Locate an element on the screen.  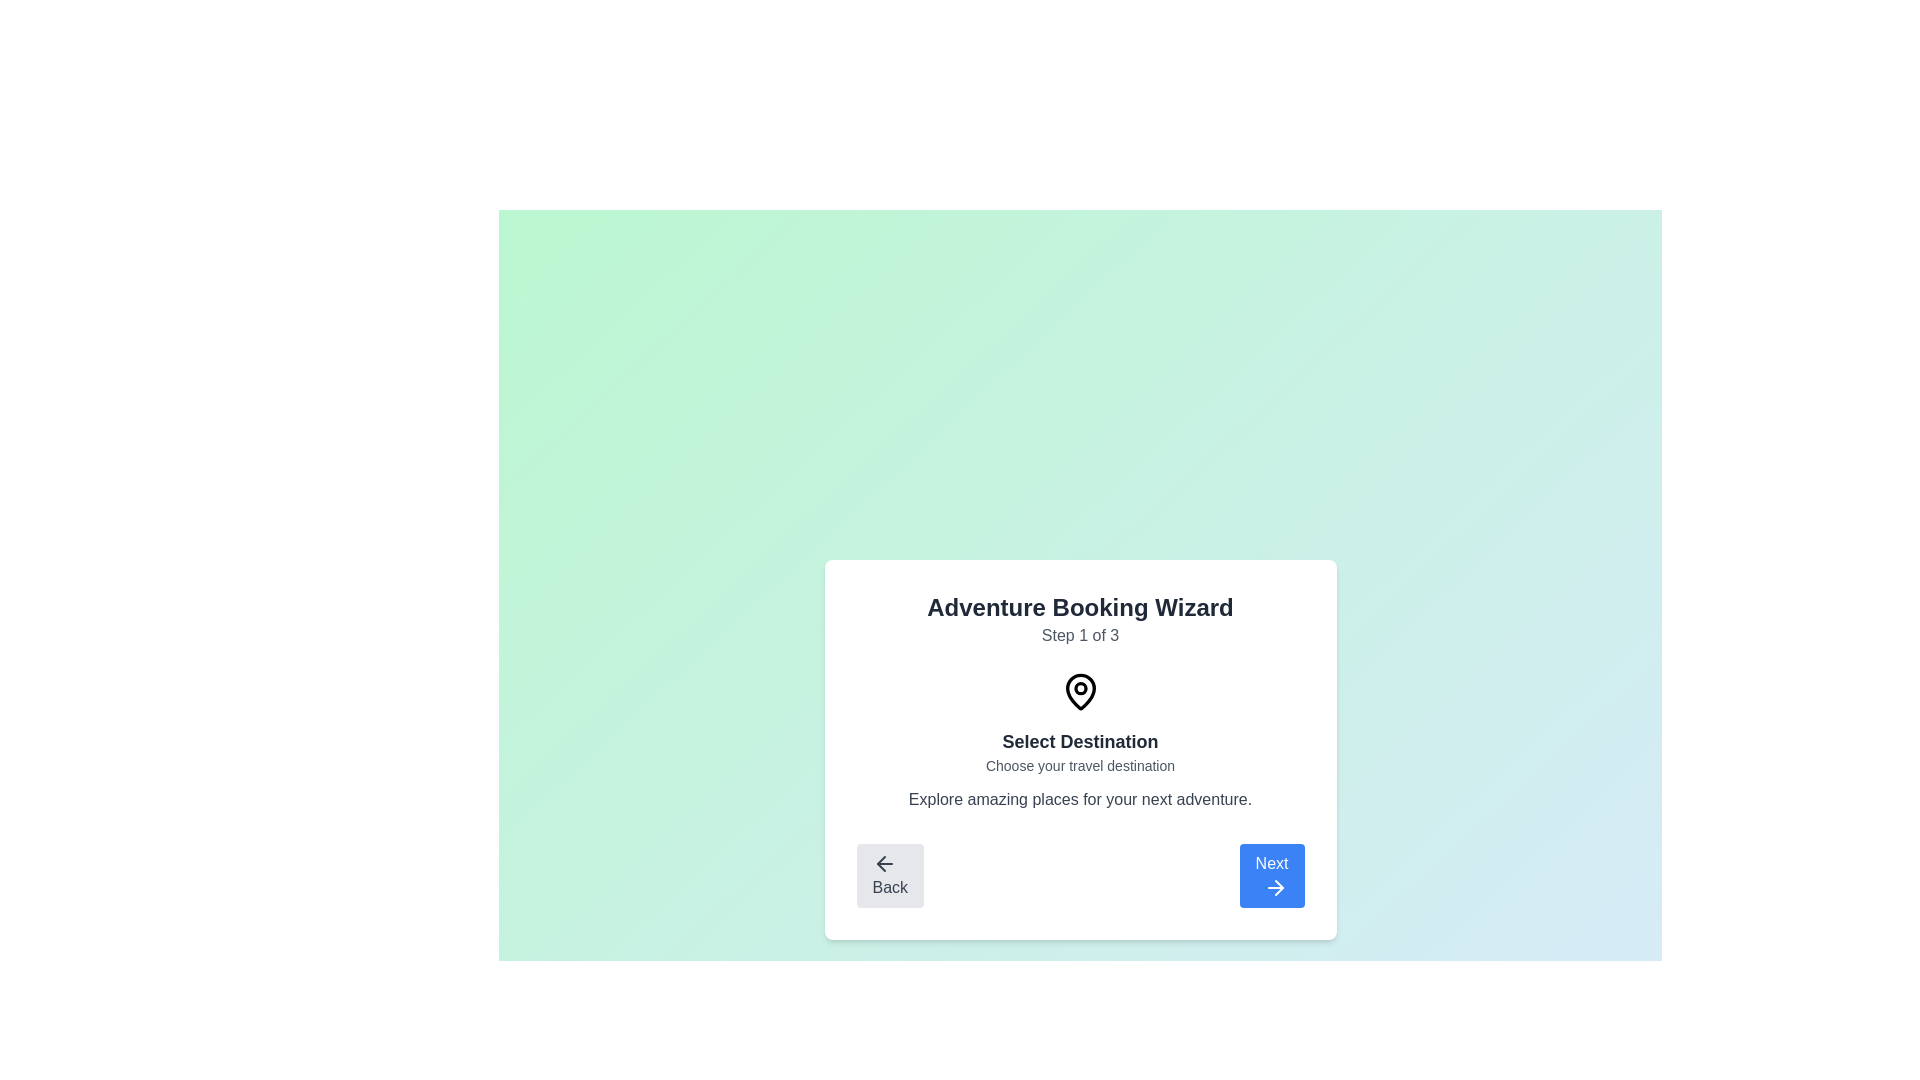
the static text element displaying 'Choose your travel destination', which is positioned centrally beneath the title 'Select Destination' is located at coordinates (1079, 765).